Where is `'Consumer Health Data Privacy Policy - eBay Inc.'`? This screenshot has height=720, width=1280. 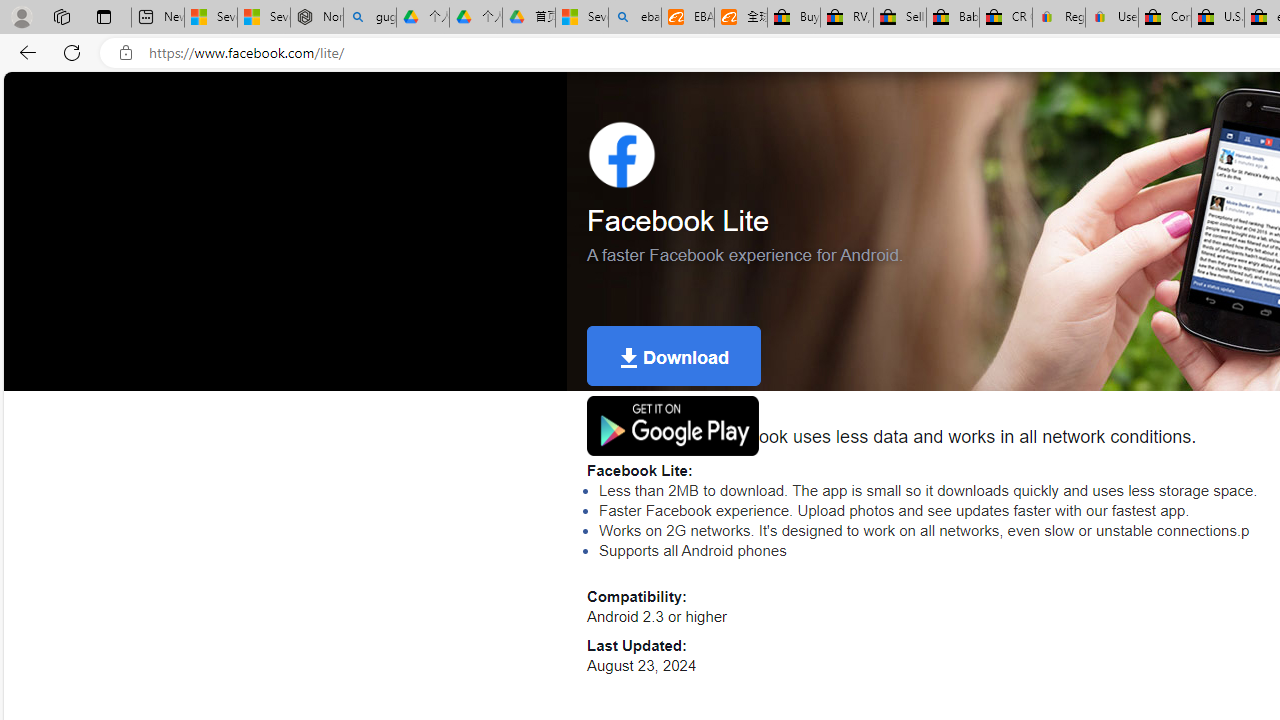
'Consumer Health Data Privacy Policy - eBay Inc.' is located at coordinates (1165, 17).